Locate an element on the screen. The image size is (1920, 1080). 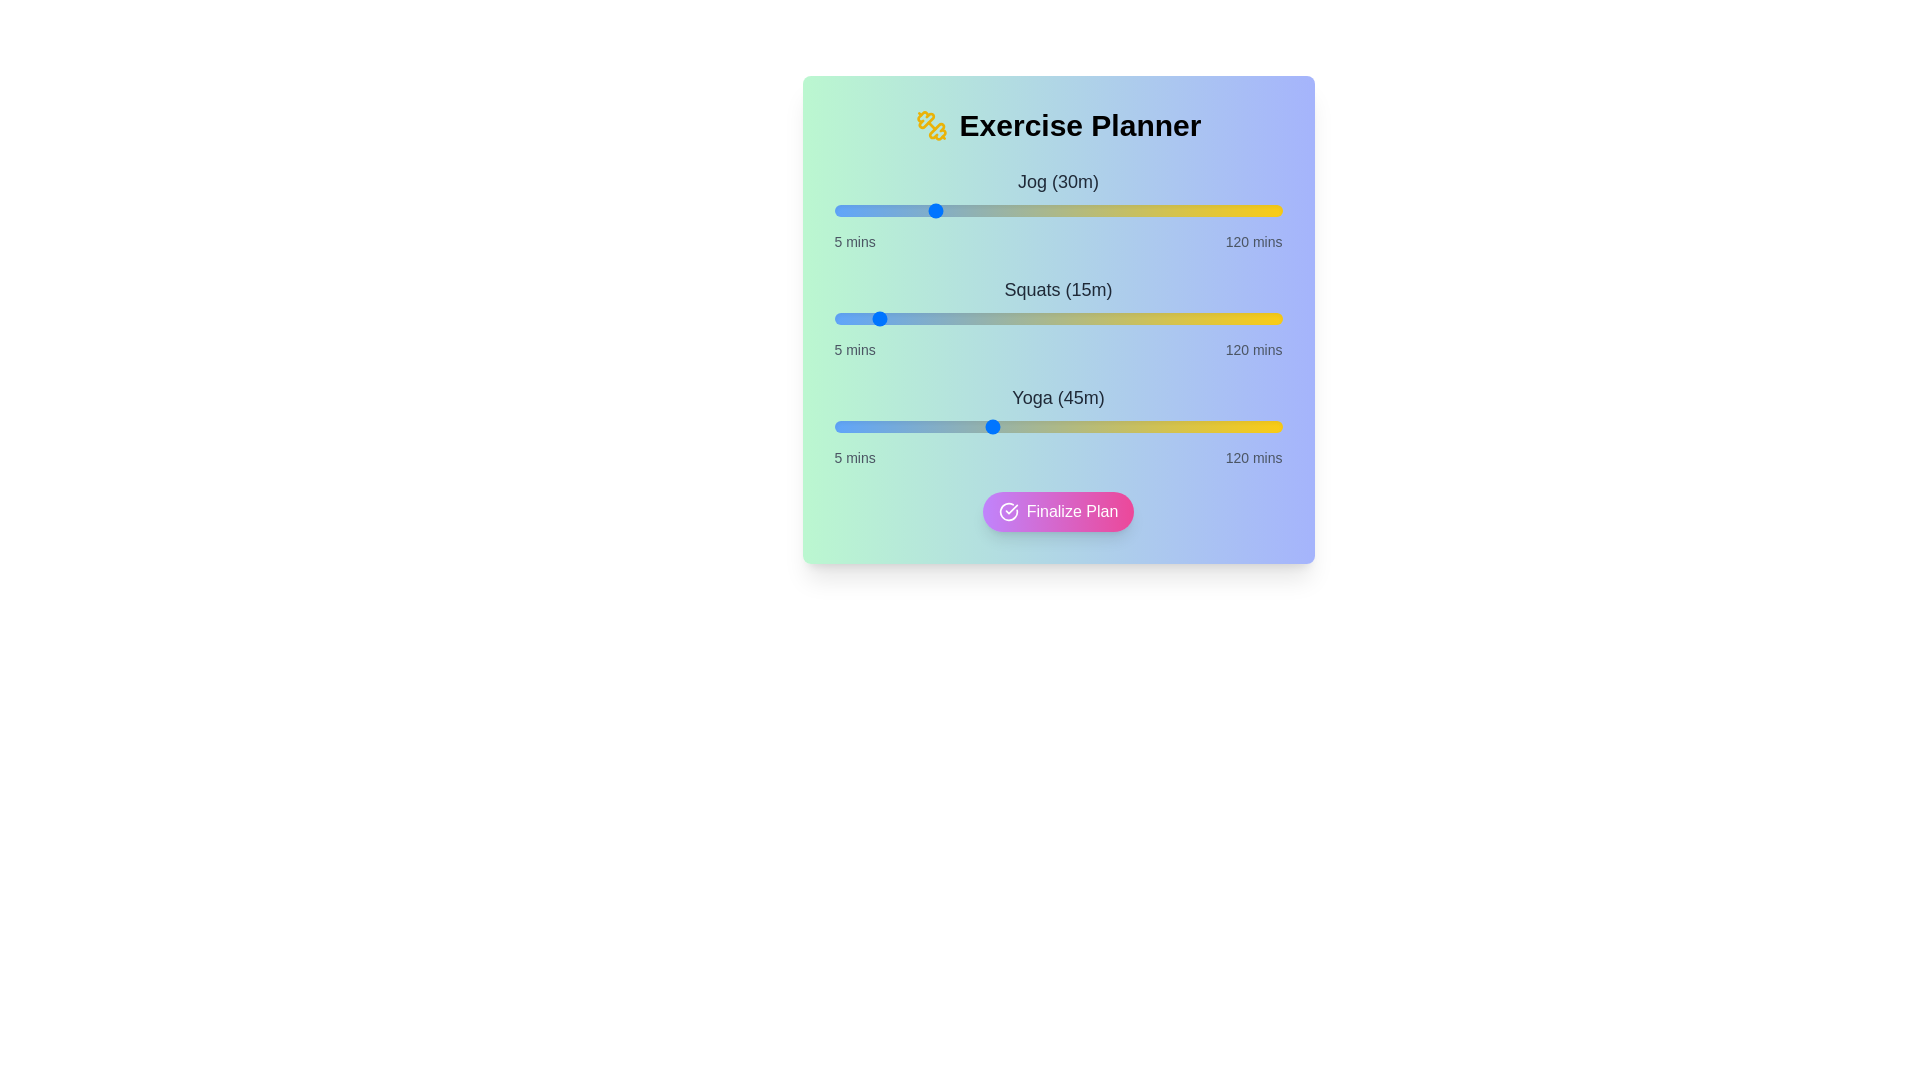
the 'Jog' slider to a specific duration 38 is located at coordinates (963, 211).